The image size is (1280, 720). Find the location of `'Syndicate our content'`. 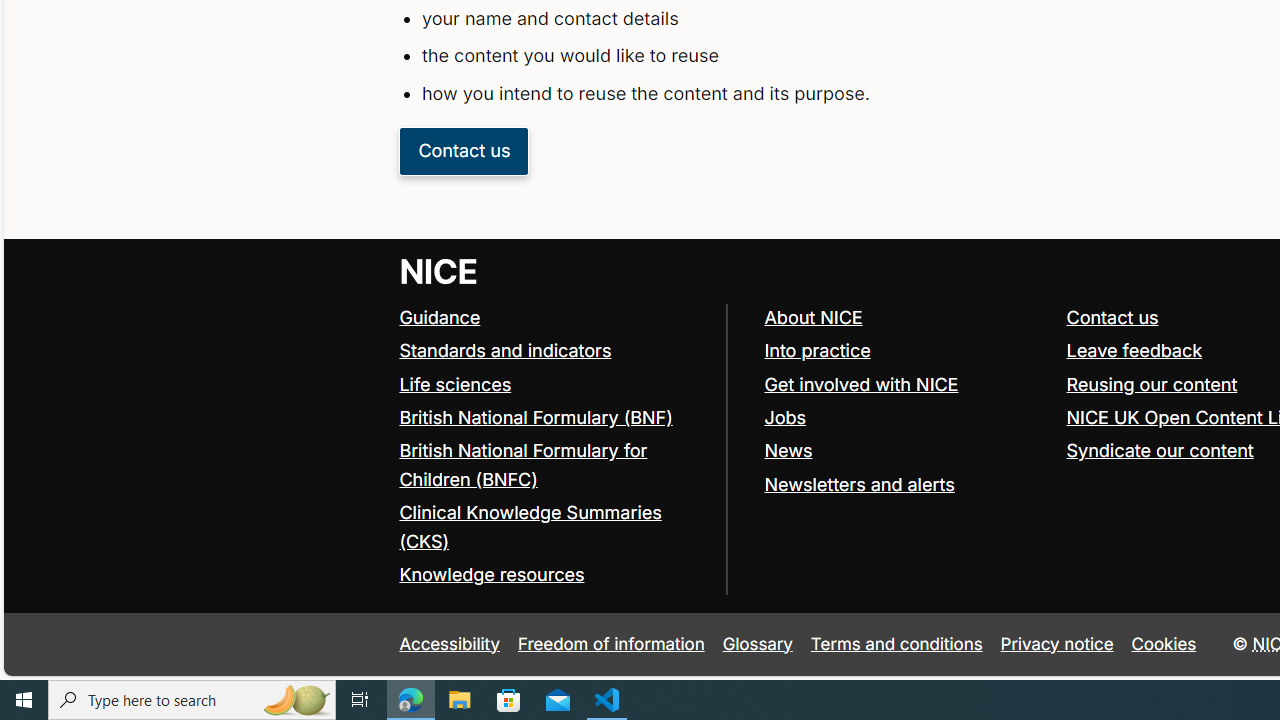

'Syndicate our content' is located at coordinates (1160, 451).